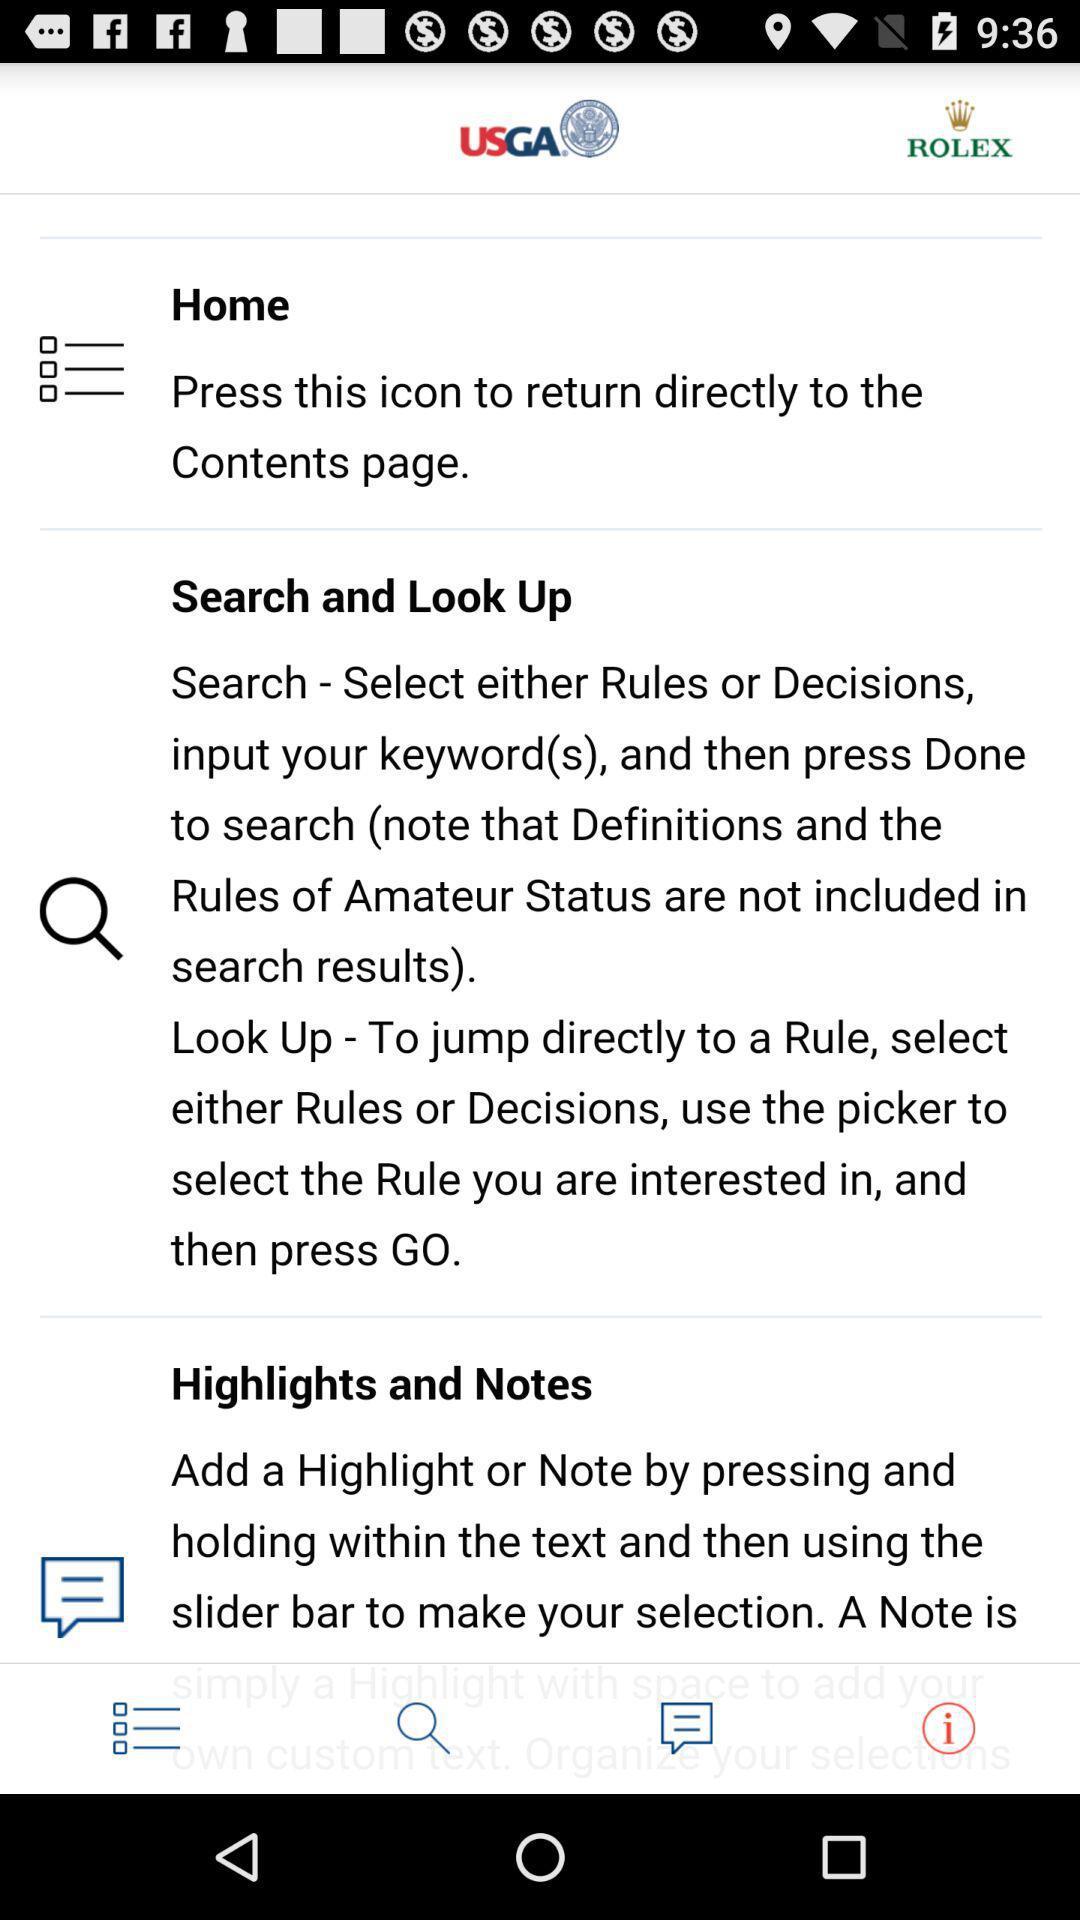  What do you see at coordinates (423, 1727) in the screenshot?
I see `search` at bounding box center [423, 1727].